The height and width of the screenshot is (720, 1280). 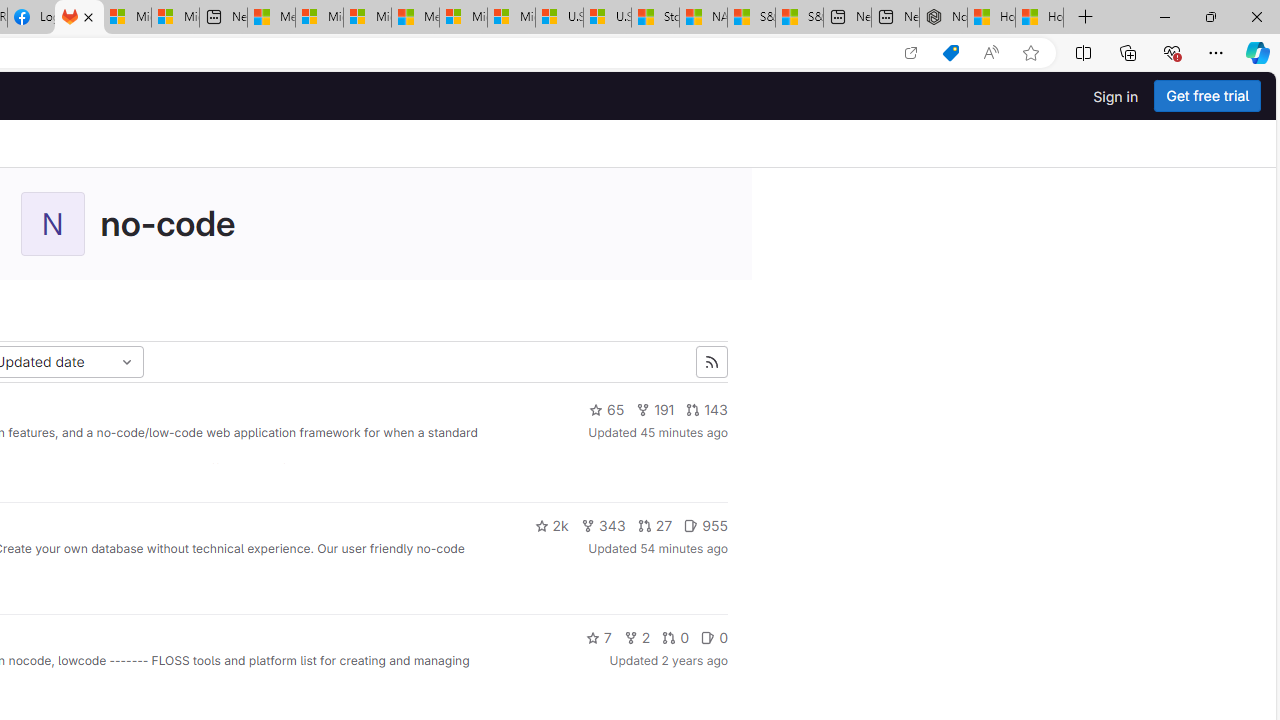 What do you see at coordinates (708, 637) in the screenshot?
I see `'Class: s14 gl-mr-2'` at bounding box center [708, 637].